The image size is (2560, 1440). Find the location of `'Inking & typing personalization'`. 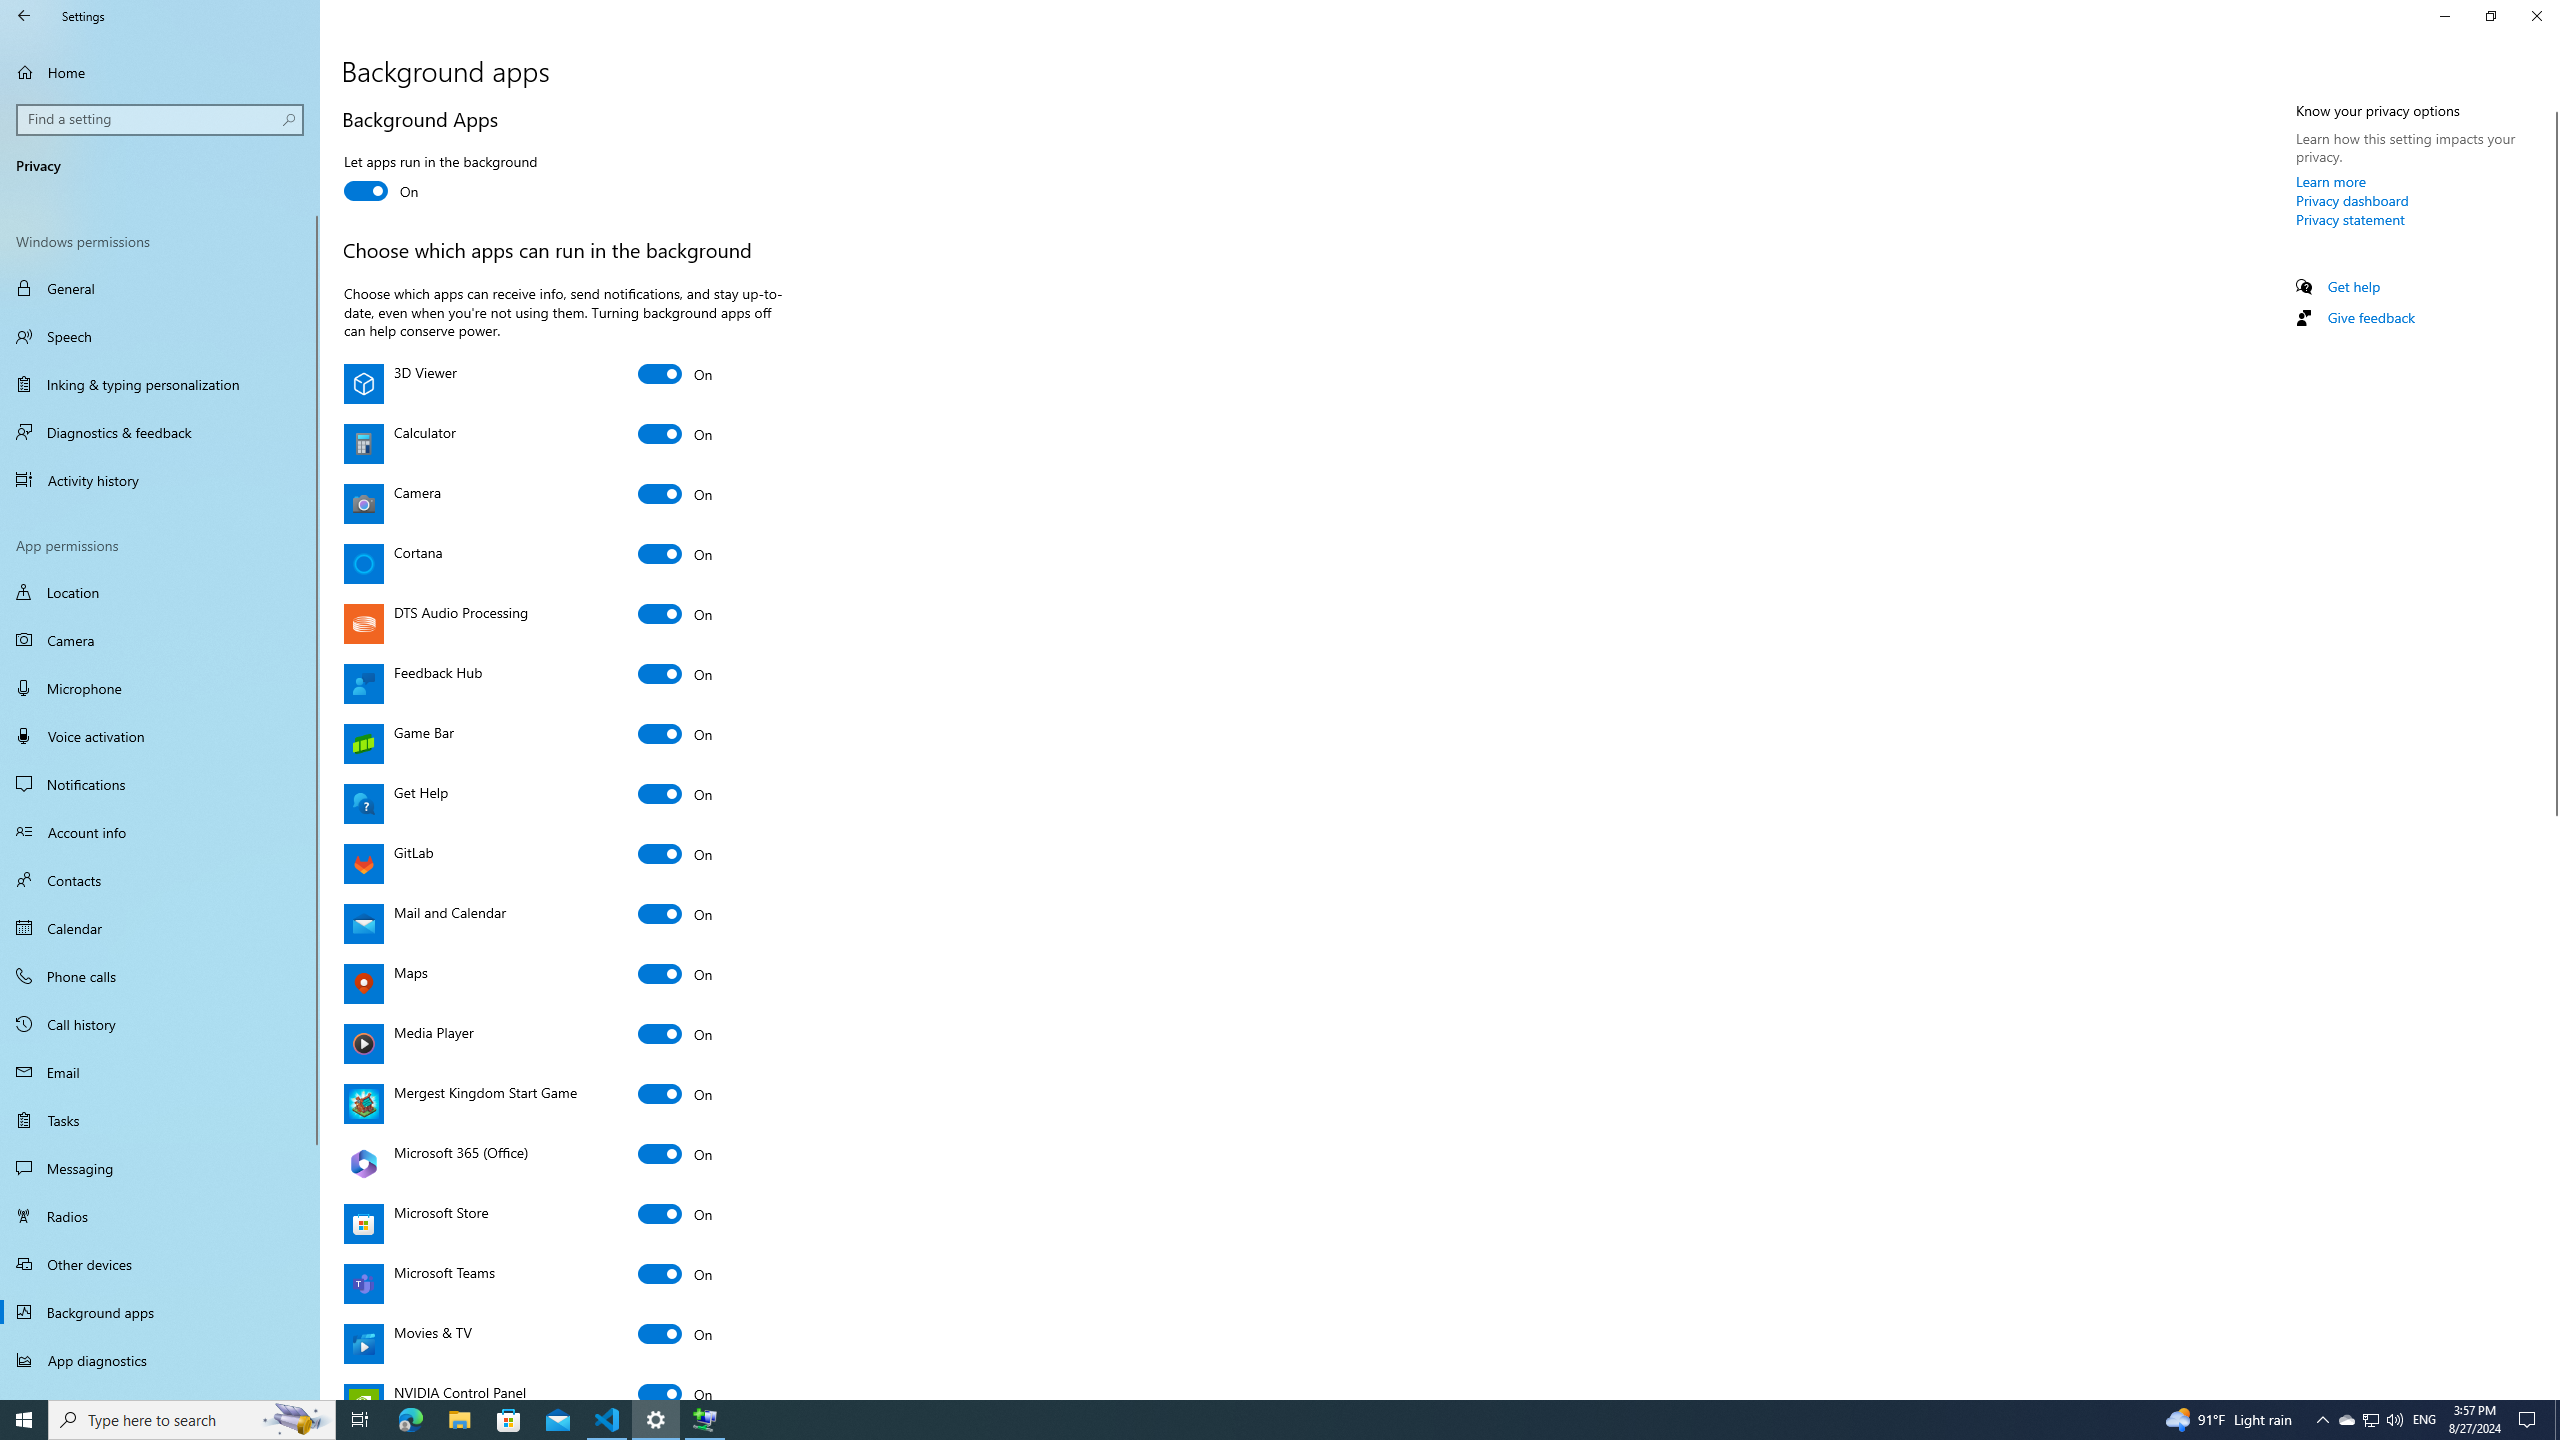

'Inking & typing personalization' is located at coordinates (159, 382).